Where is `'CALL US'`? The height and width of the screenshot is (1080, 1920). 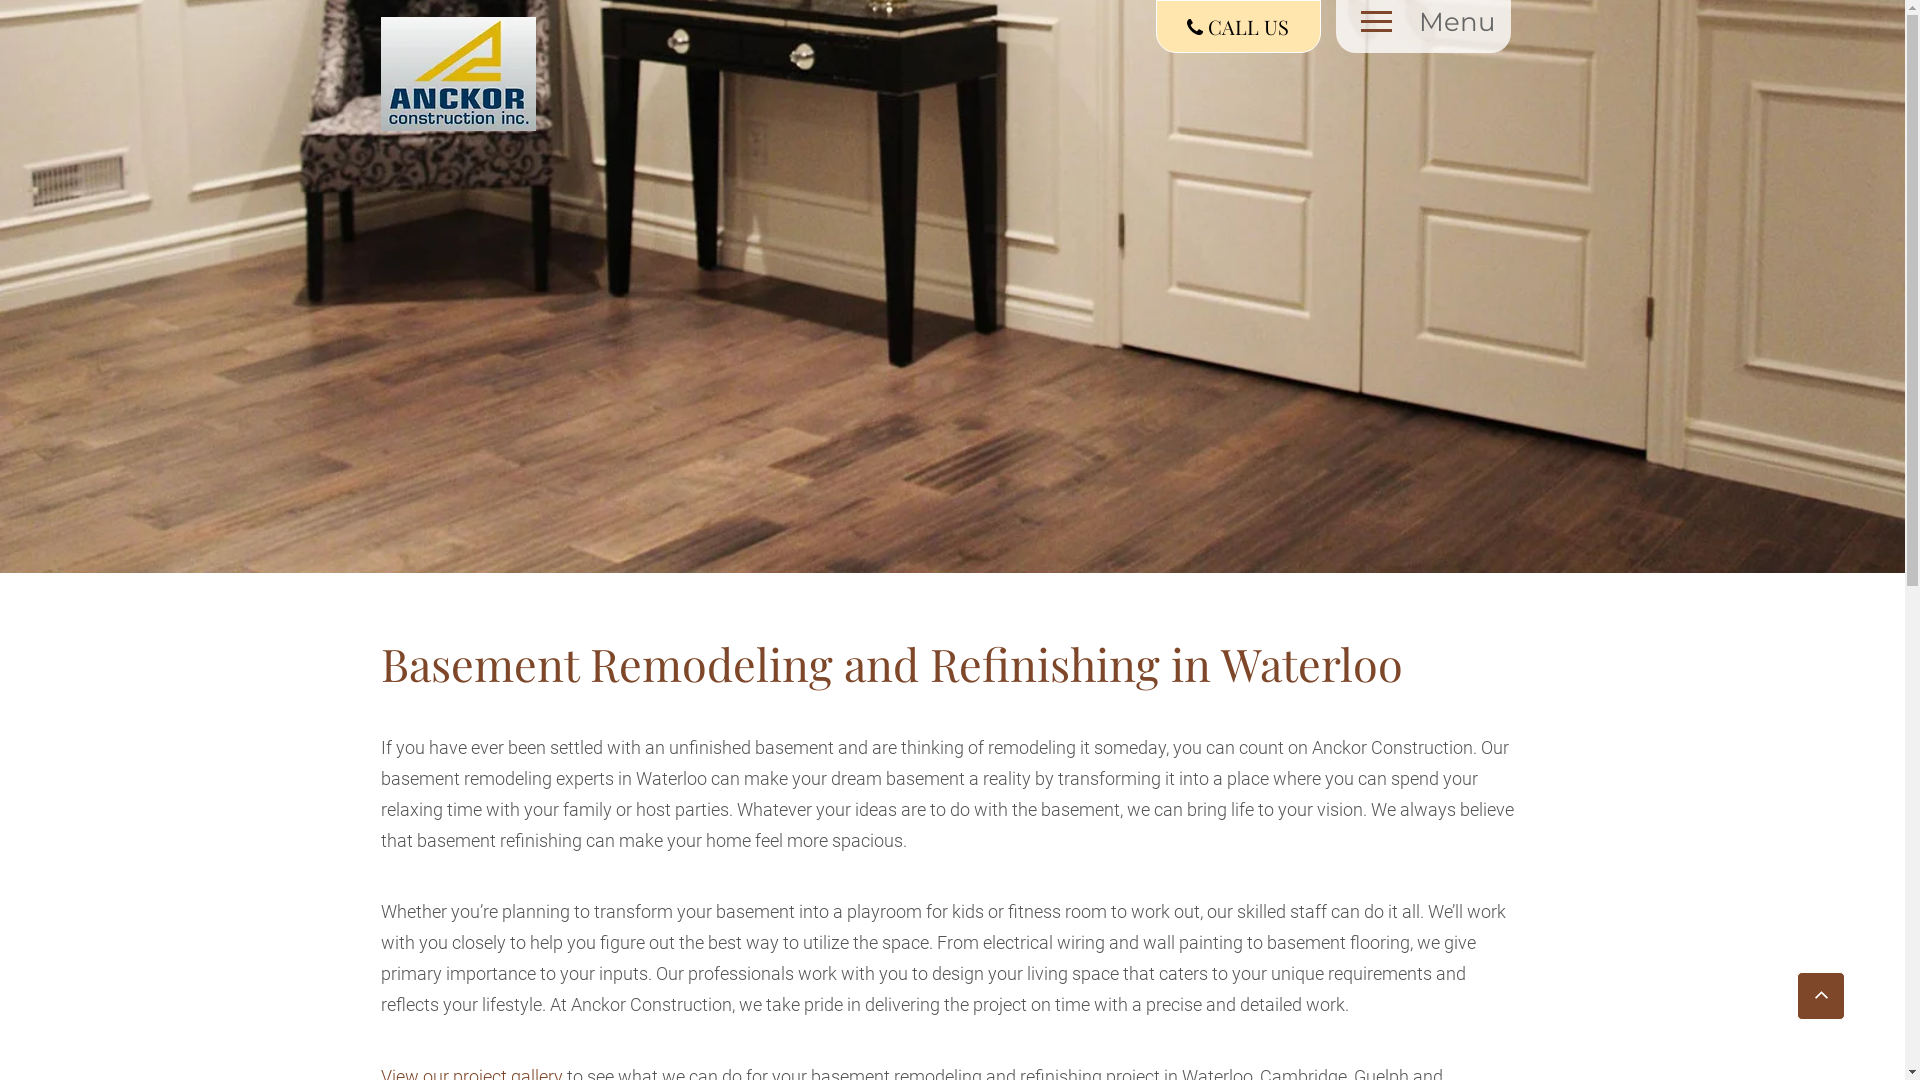
'CALL US' is located at coordinates (1156, 26).